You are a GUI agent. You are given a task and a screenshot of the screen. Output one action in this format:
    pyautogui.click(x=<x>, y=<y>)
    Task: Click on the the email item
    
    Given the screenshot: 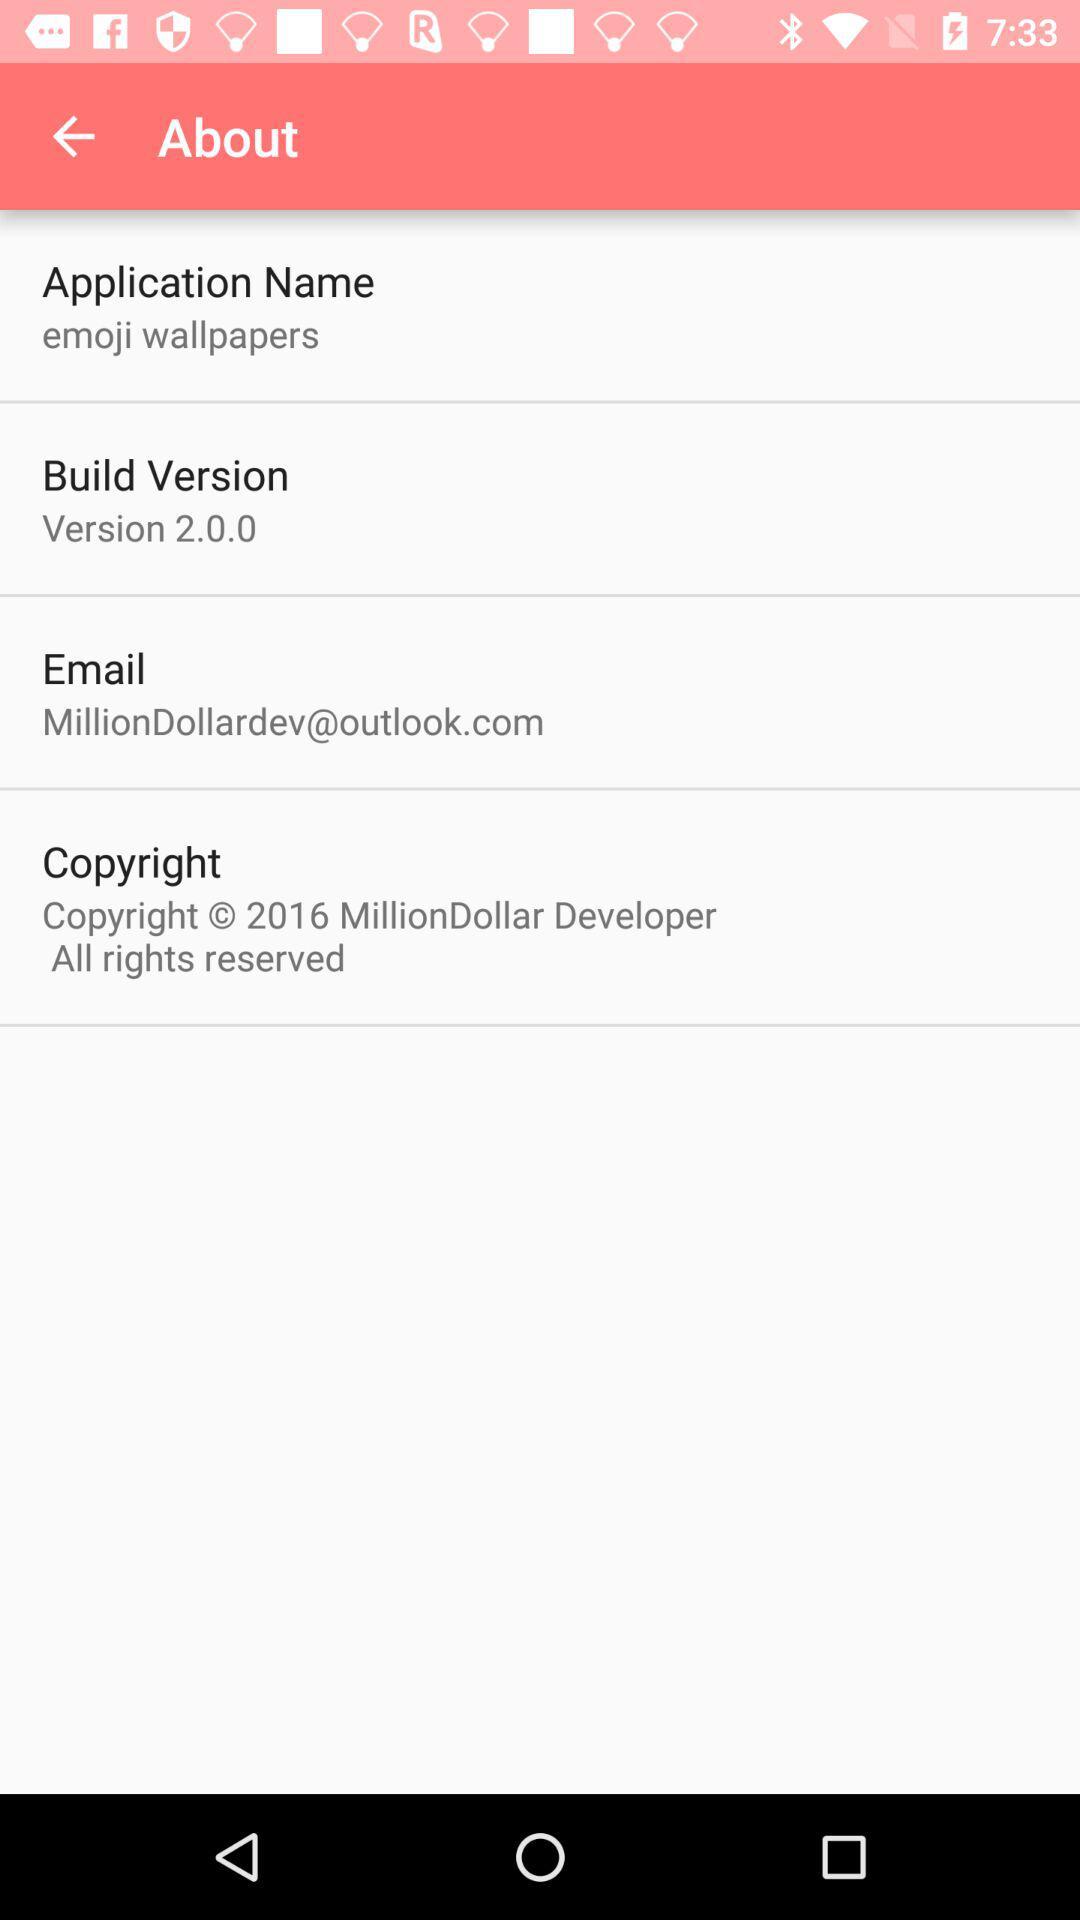 What is the action you would take?
    pyautogui.click(x=94, y=667)
    